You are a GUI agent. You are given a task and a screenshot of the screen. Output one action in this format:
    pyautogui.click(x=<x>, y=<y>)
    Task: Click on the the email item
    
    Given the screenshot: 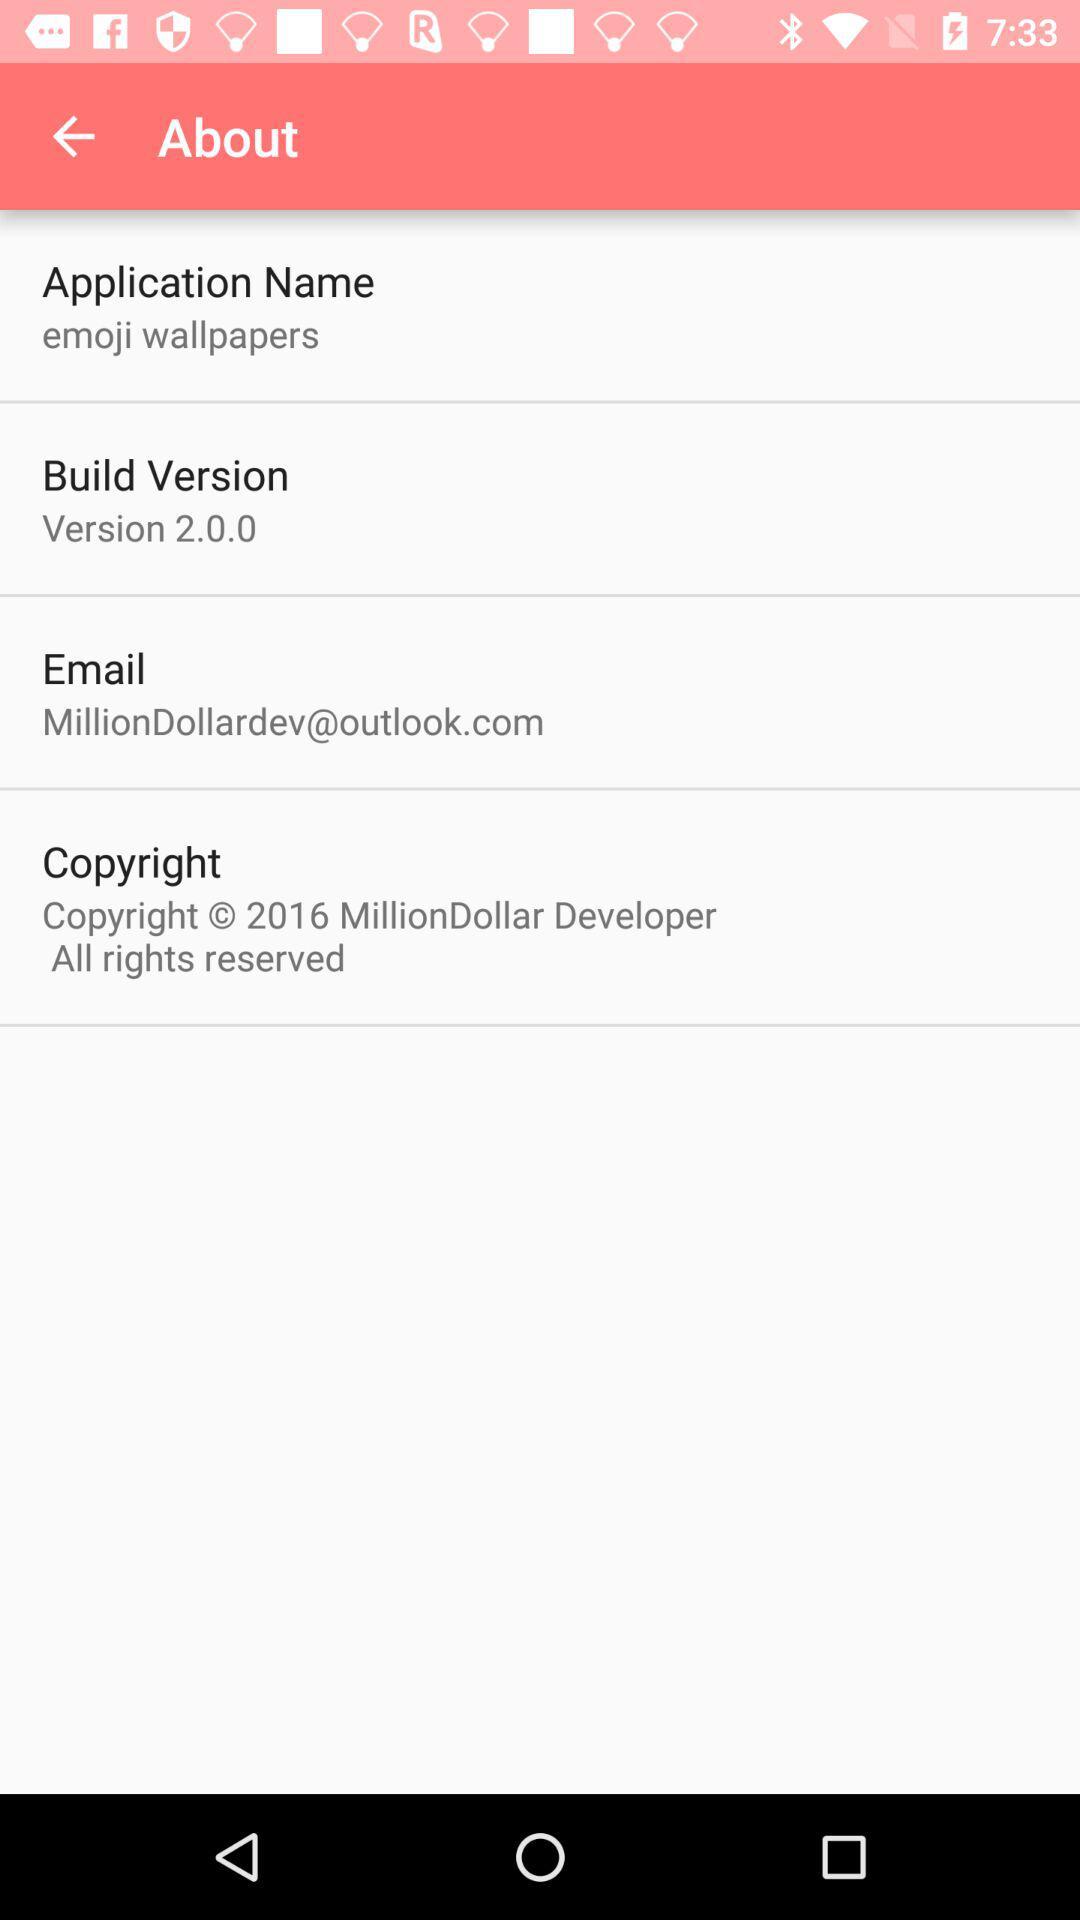 What is the action you would take?
    pyautogui.click(x=94, y=667)
    